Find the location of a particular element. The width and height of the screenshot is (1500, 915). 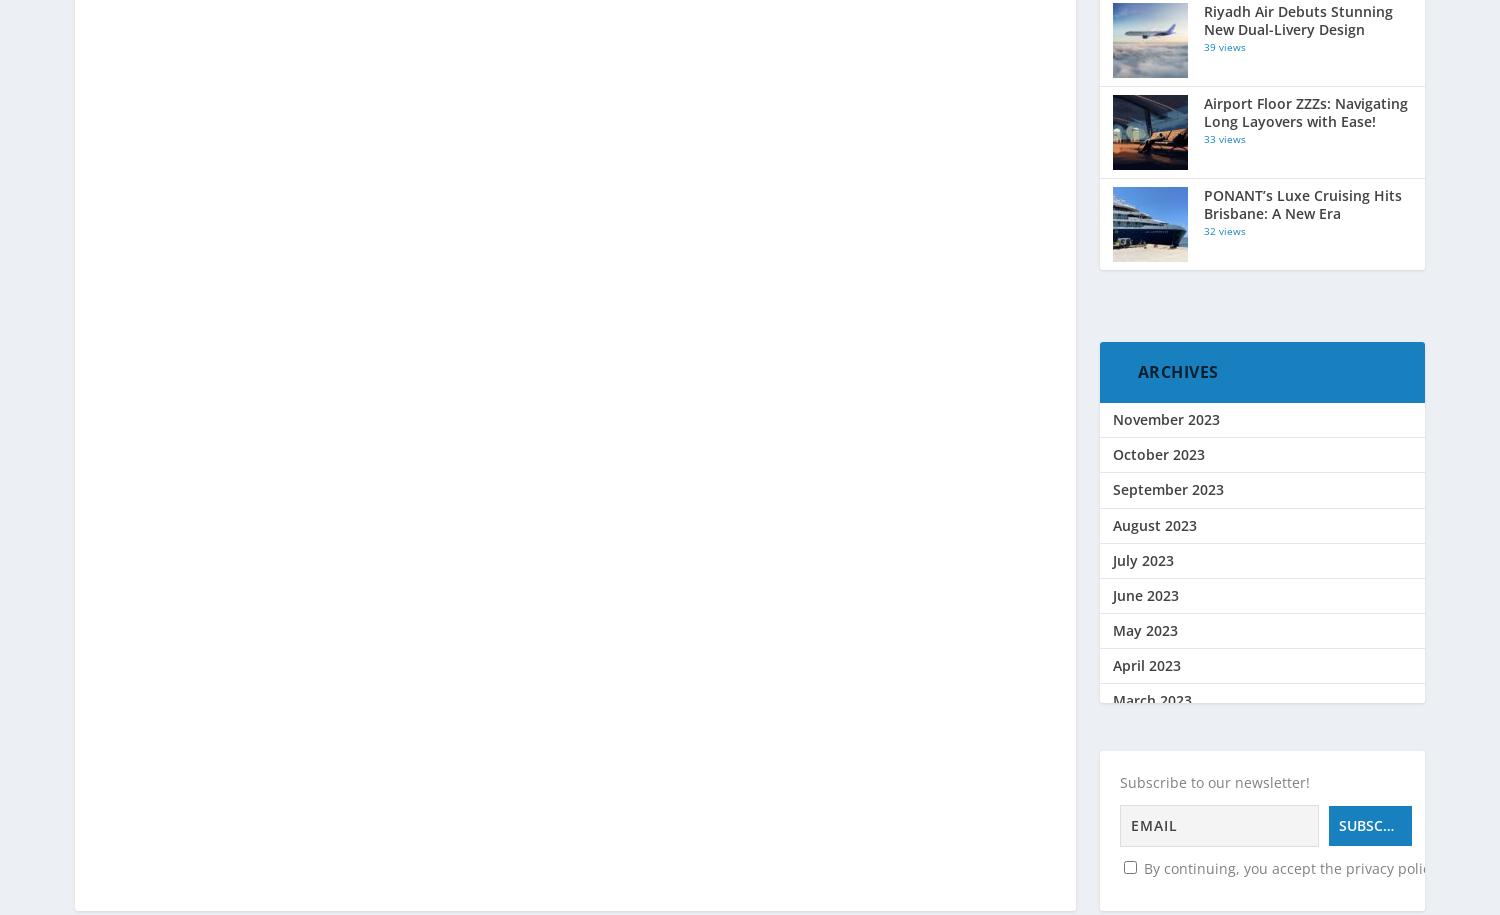

'May 2023' is located at coordinates (1144, 630).